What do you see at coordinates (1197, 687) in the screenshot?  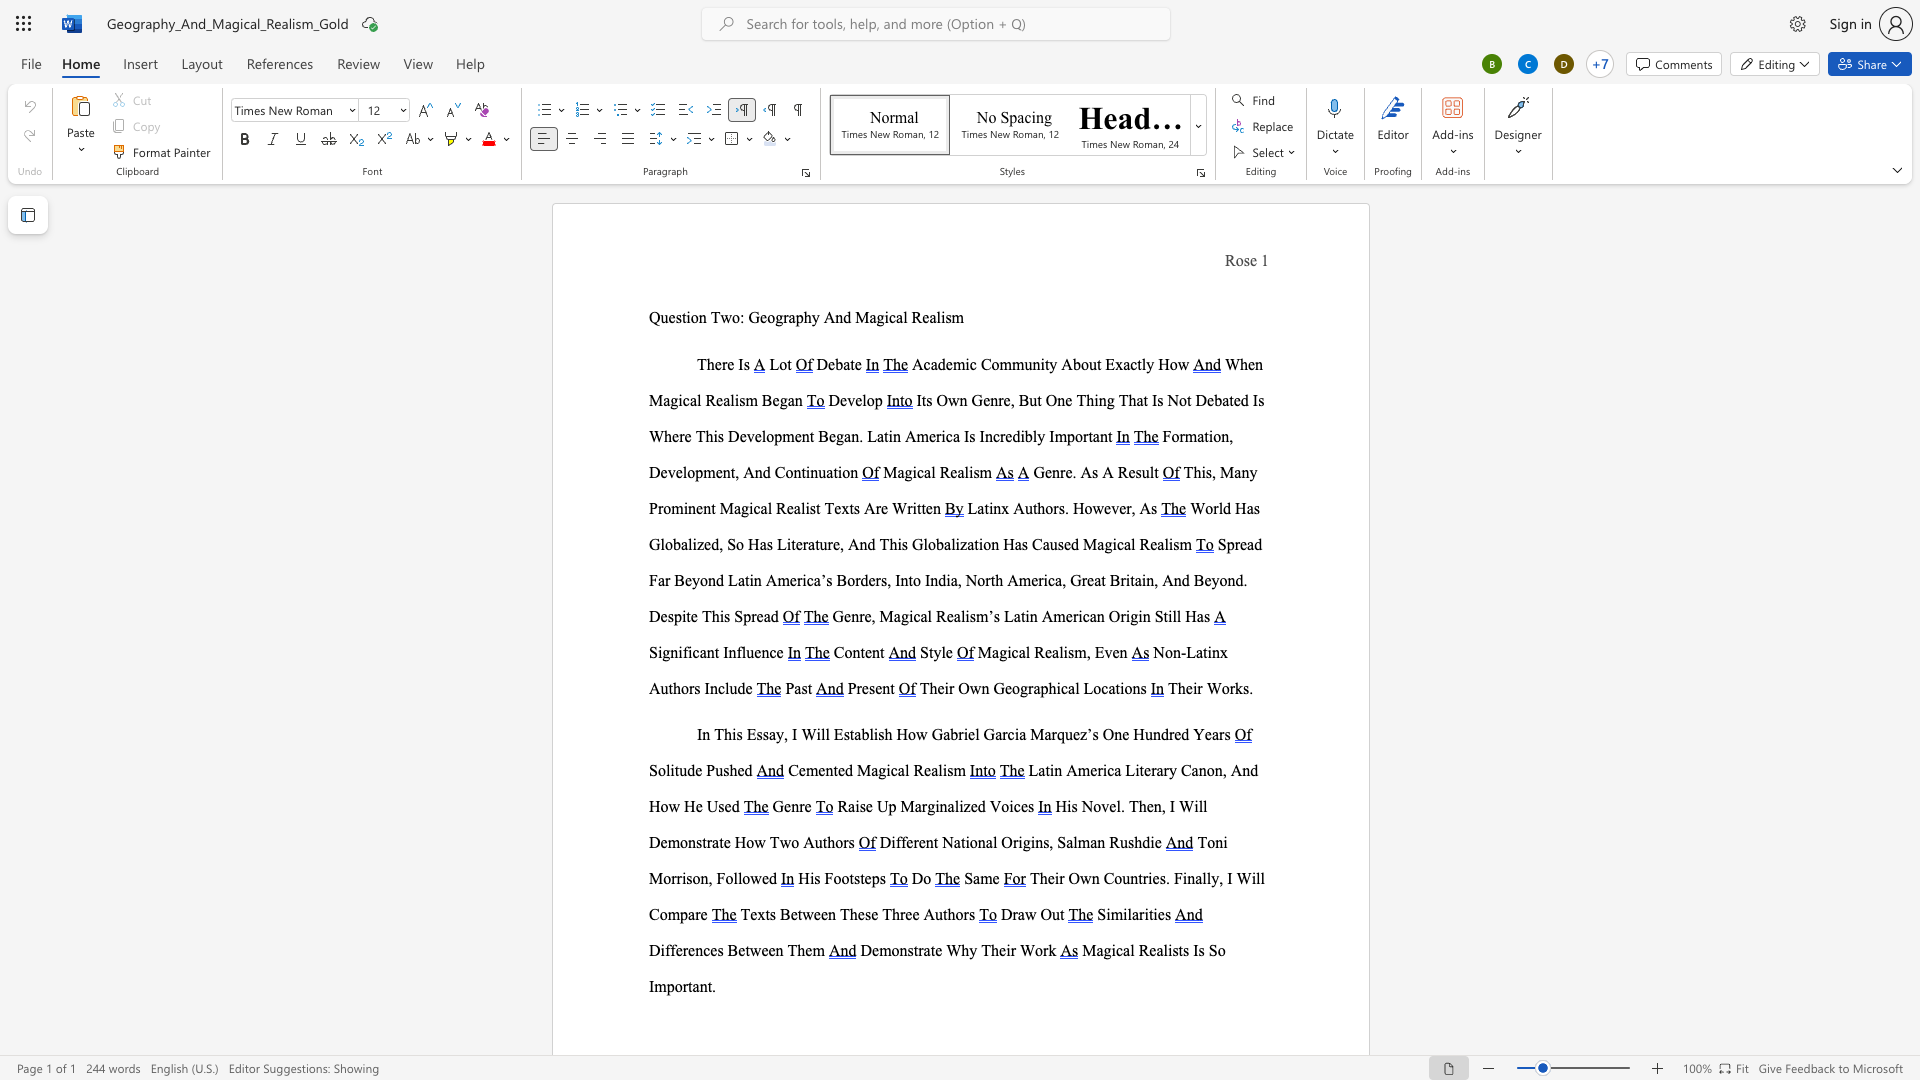 I see `the space between the continuous character "i" and "r" in the text` at bounding box center [1197, 687].